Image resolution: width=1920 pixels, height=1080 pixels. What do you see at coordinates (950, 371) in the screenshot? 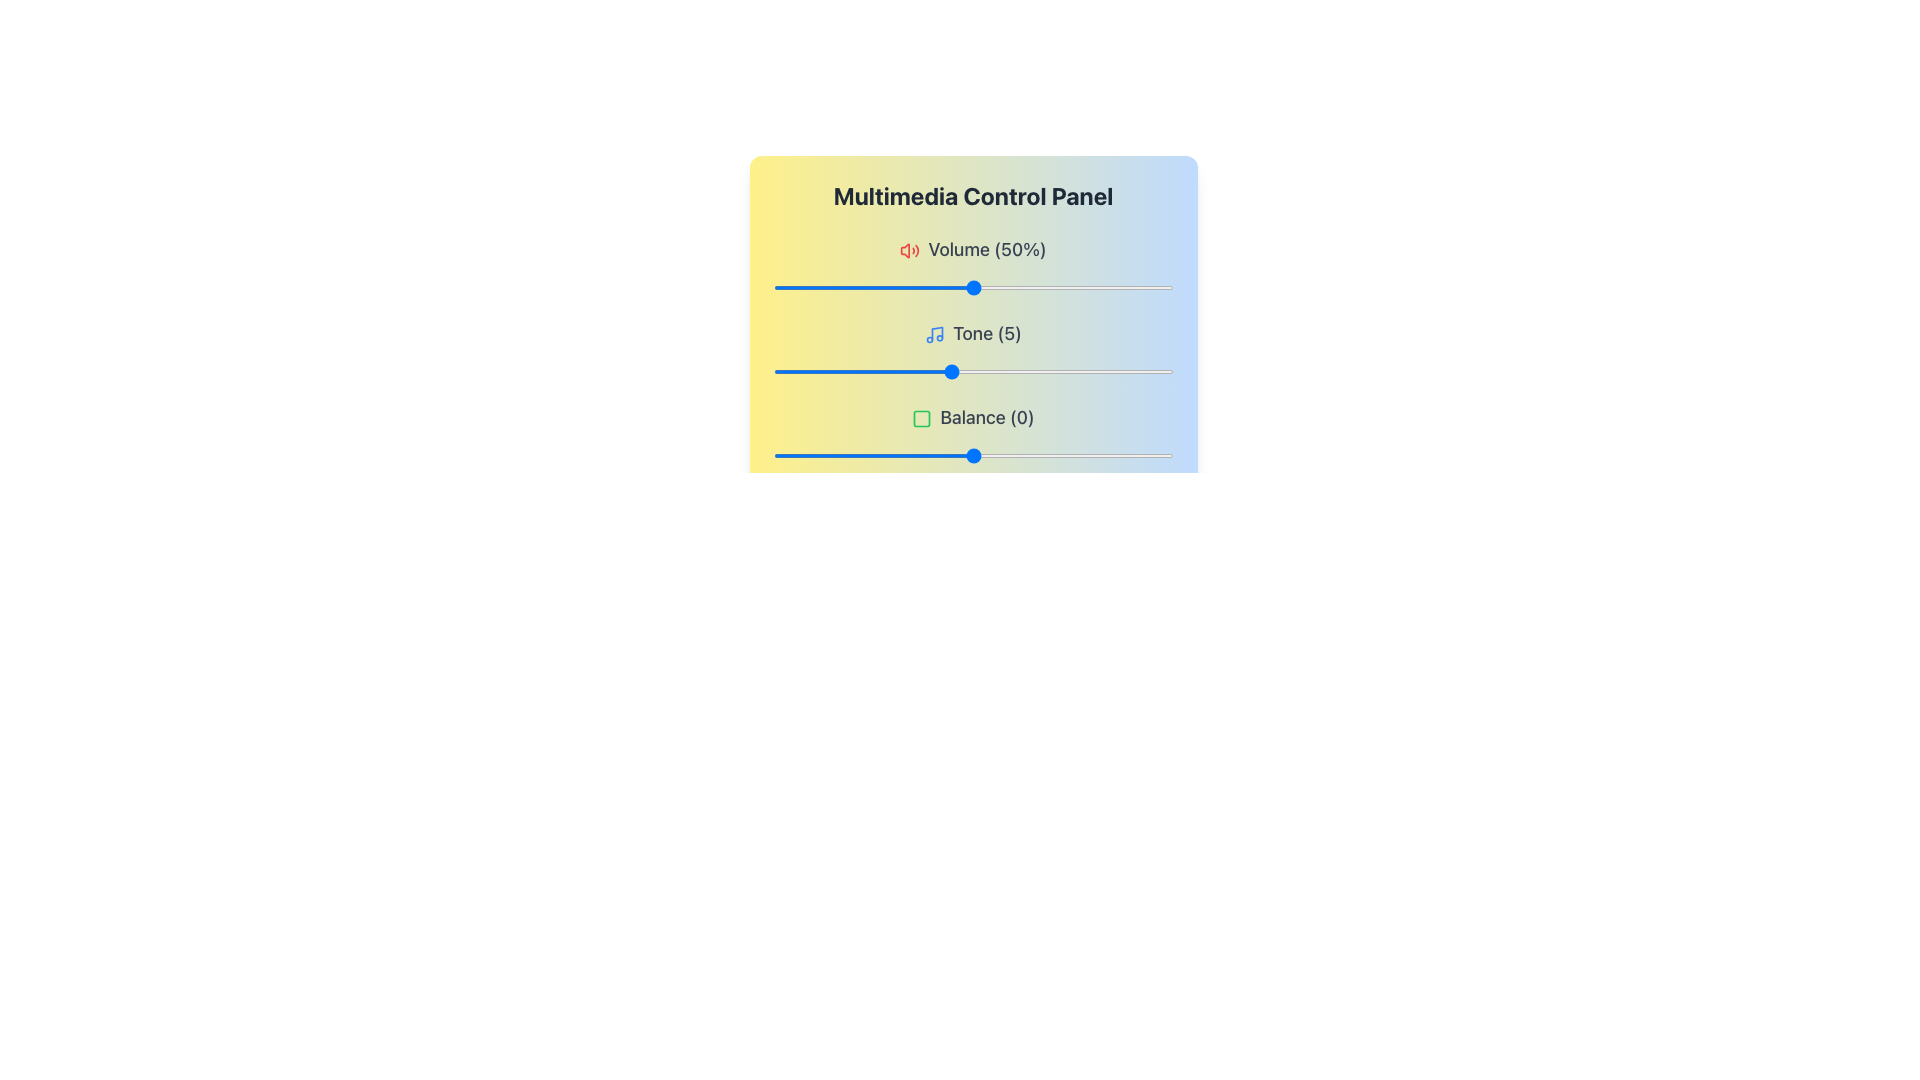
I see `the tone value` at bounding box center [950, 371].